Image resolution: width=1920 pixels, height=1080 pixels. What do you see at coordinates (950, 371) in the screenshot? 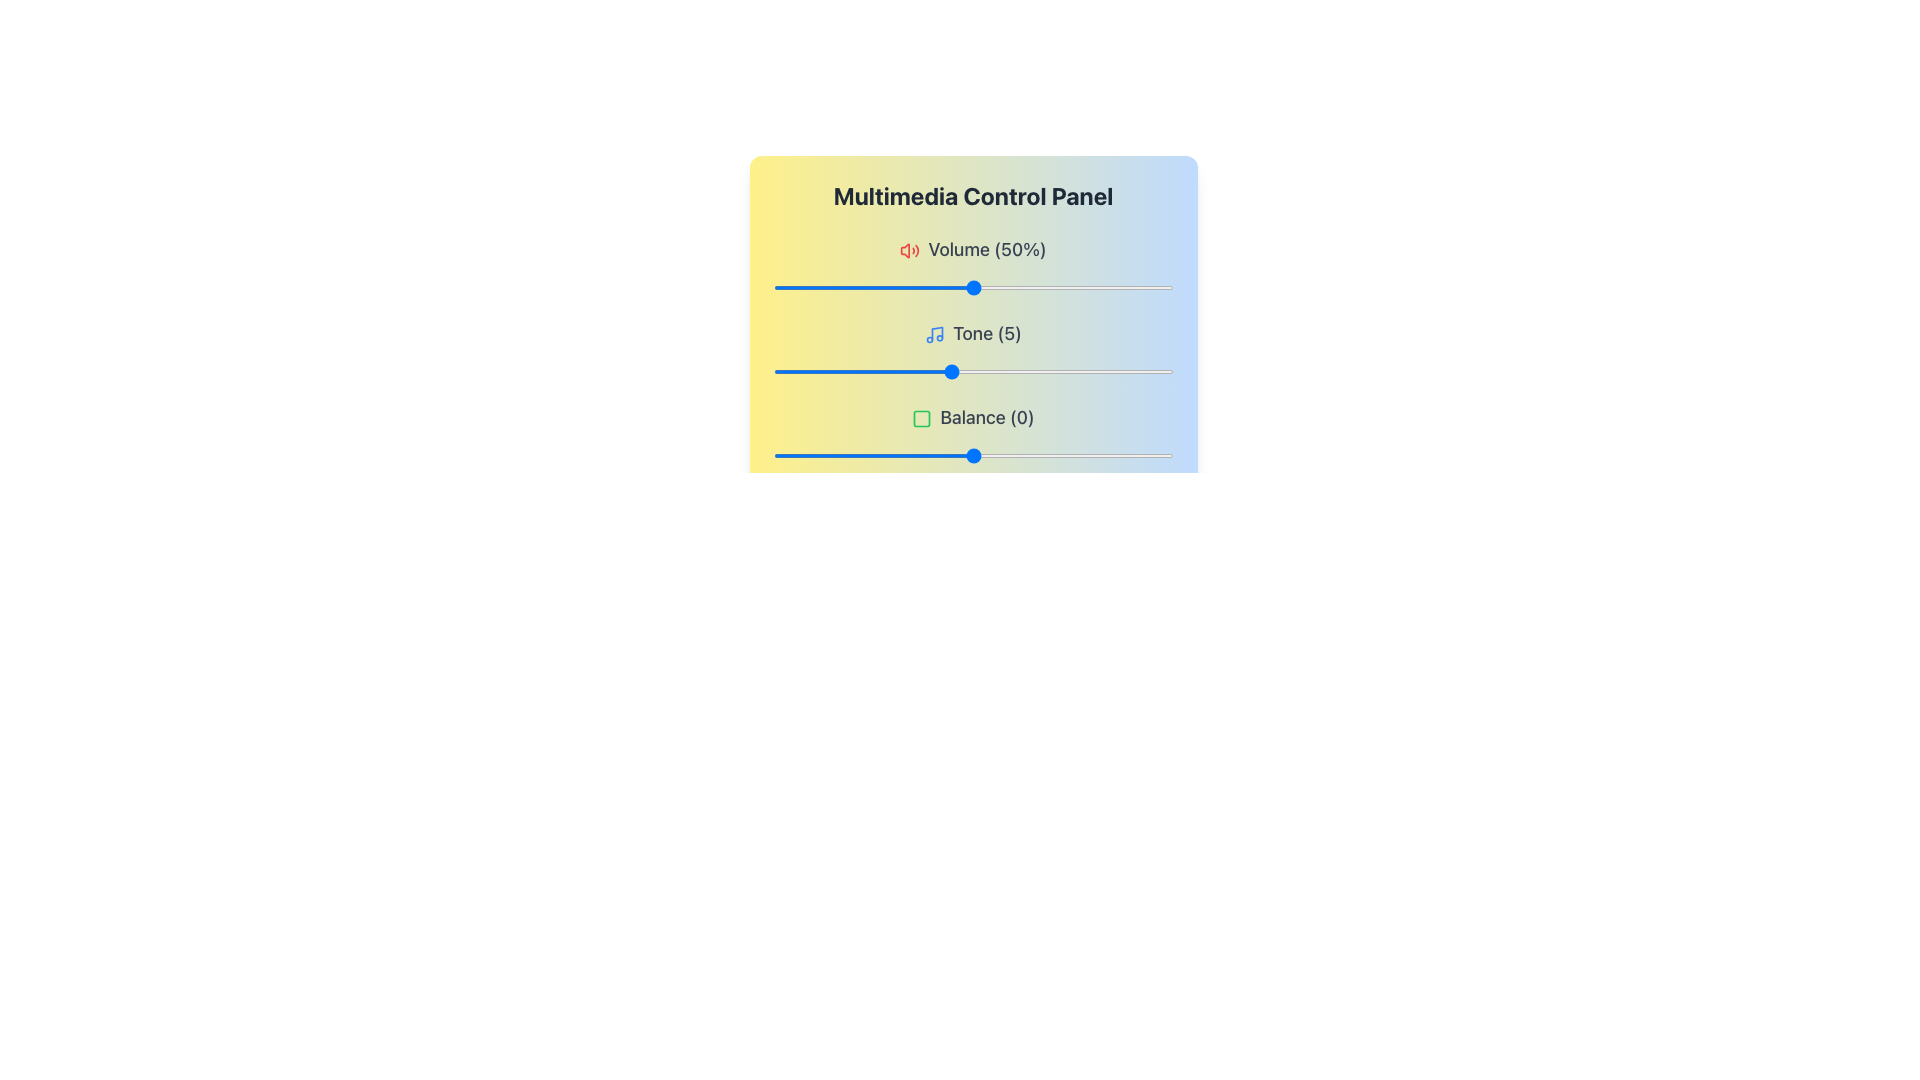
I see `the tone value` at bounding box center [950, 371].